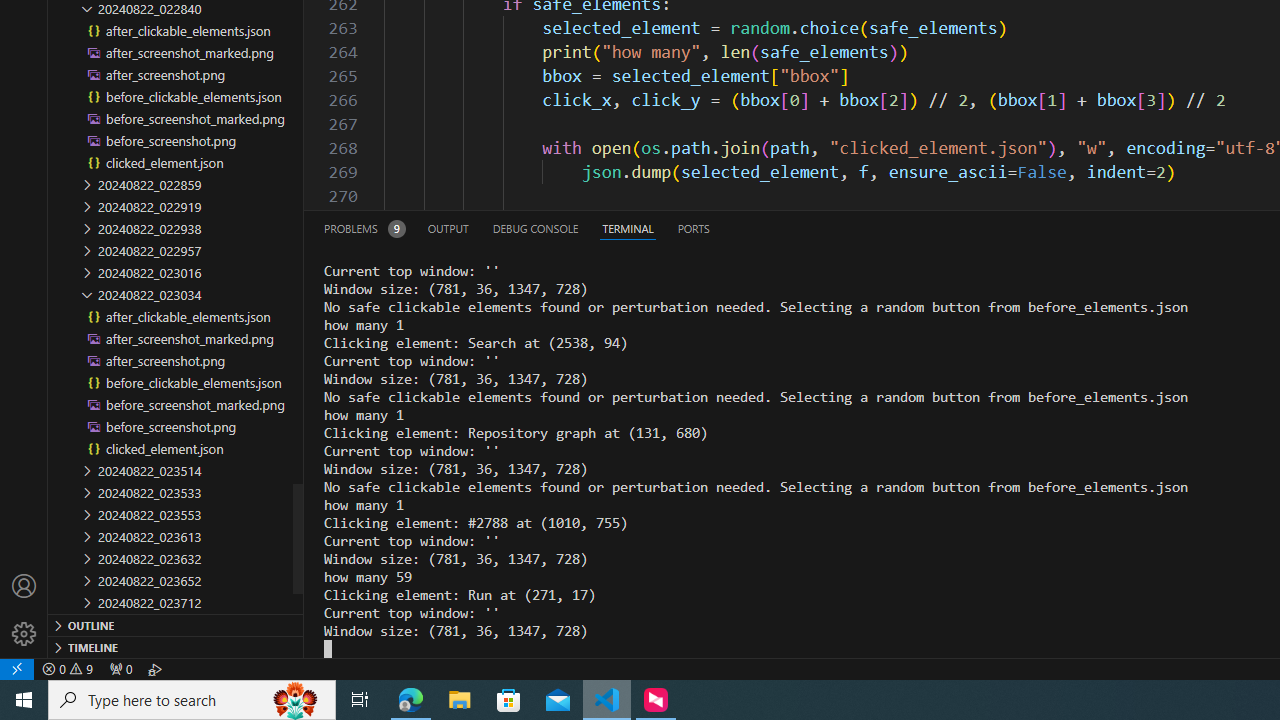 This screenshot has height=720, width=1280. I want to click on 'Output (Ctrl+Shift+U)', so click(447, 227).